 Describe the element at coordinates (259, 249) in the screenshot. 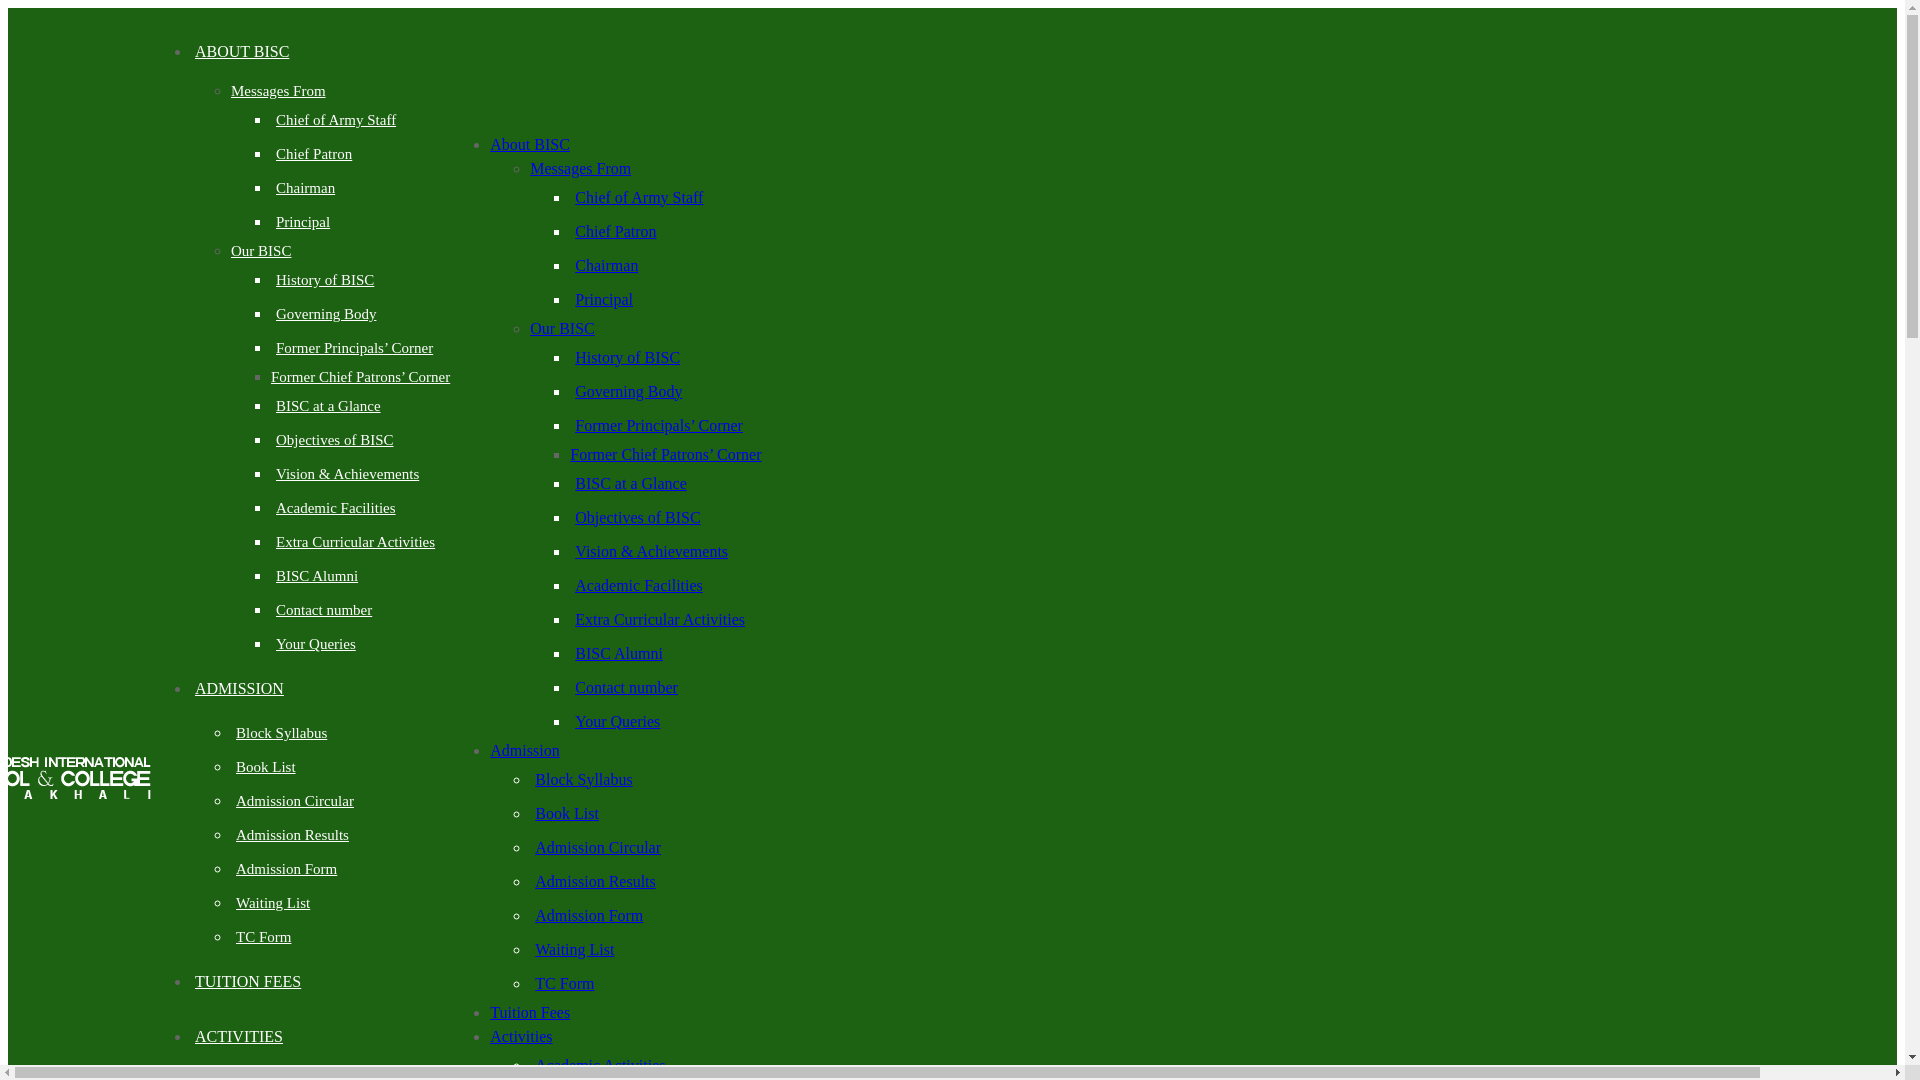

I see `'Our BISC'` at that location.